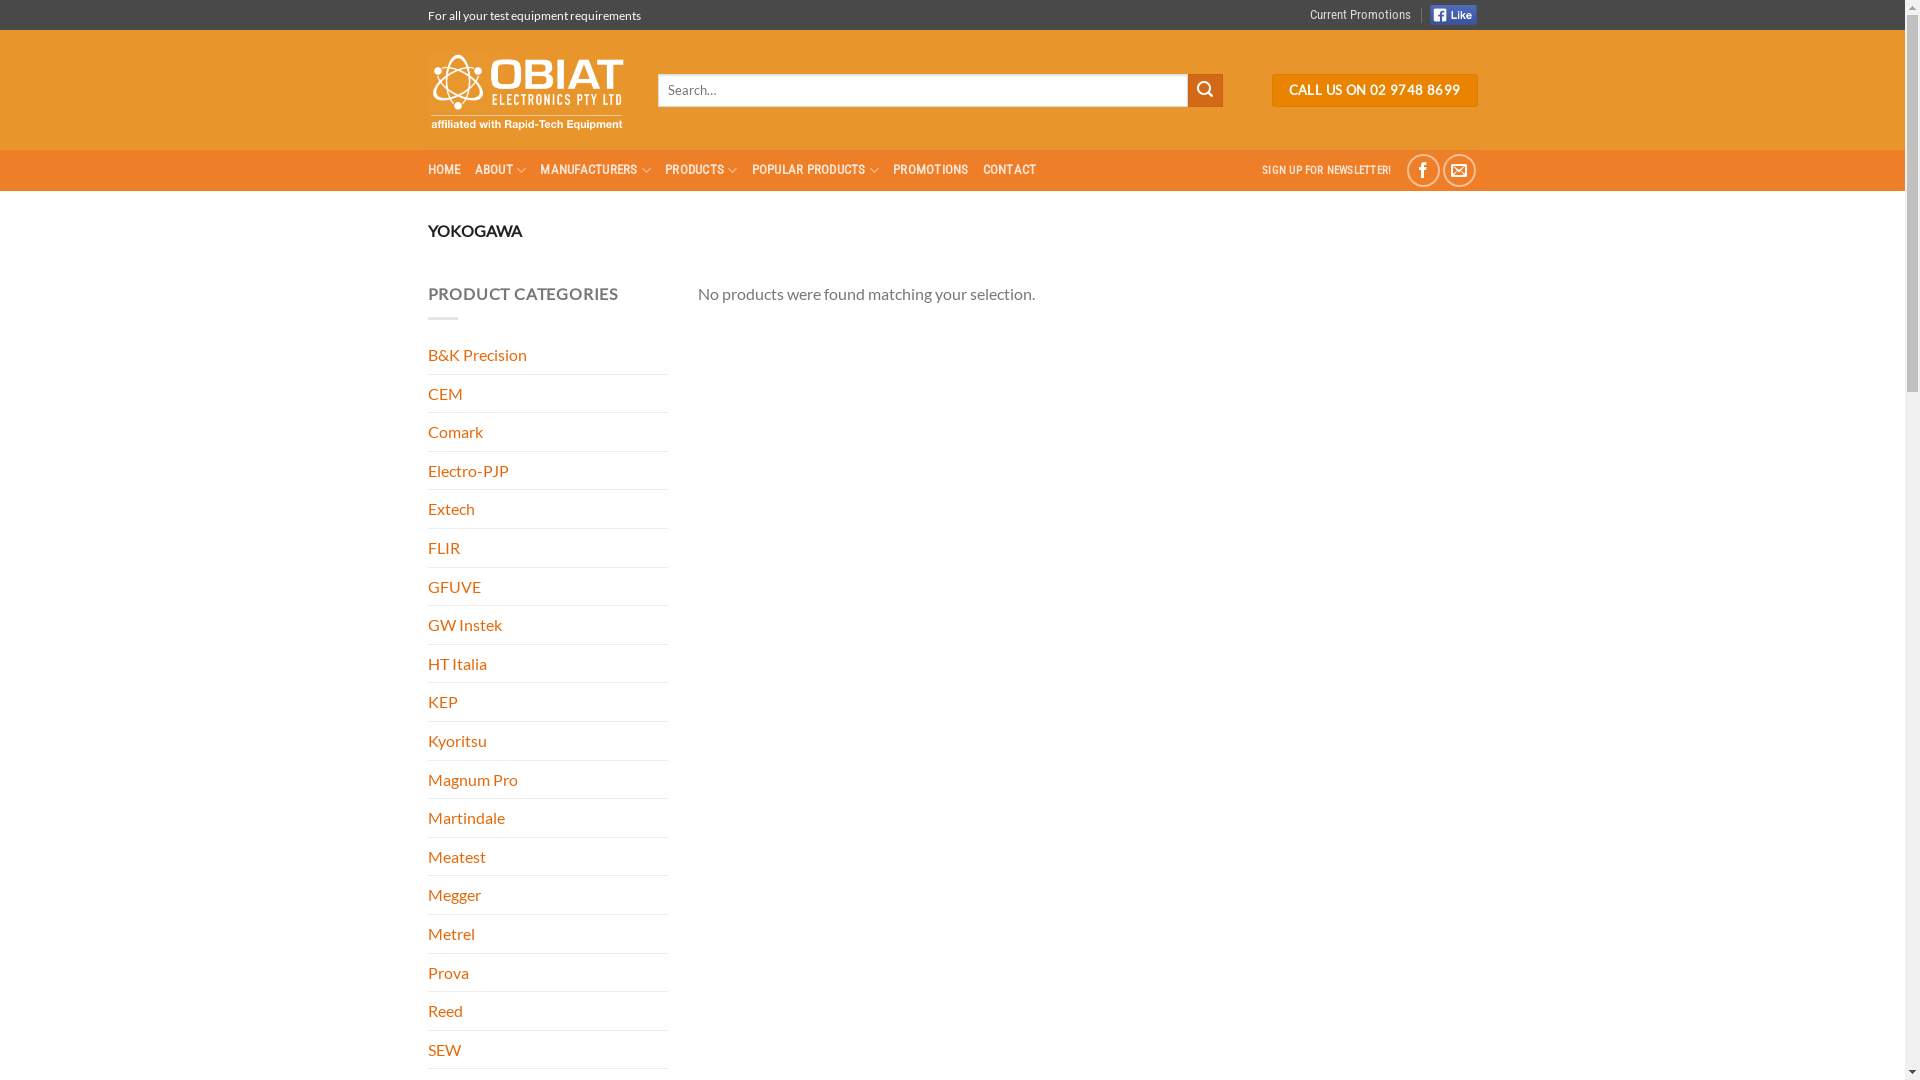 The width and height of the screenshot is (1920, 1080). What do you see at coordinates (816, 168) in the screenshot?
I see `'POPULAR PRODUCTS'` at bounding box center [816, 168].